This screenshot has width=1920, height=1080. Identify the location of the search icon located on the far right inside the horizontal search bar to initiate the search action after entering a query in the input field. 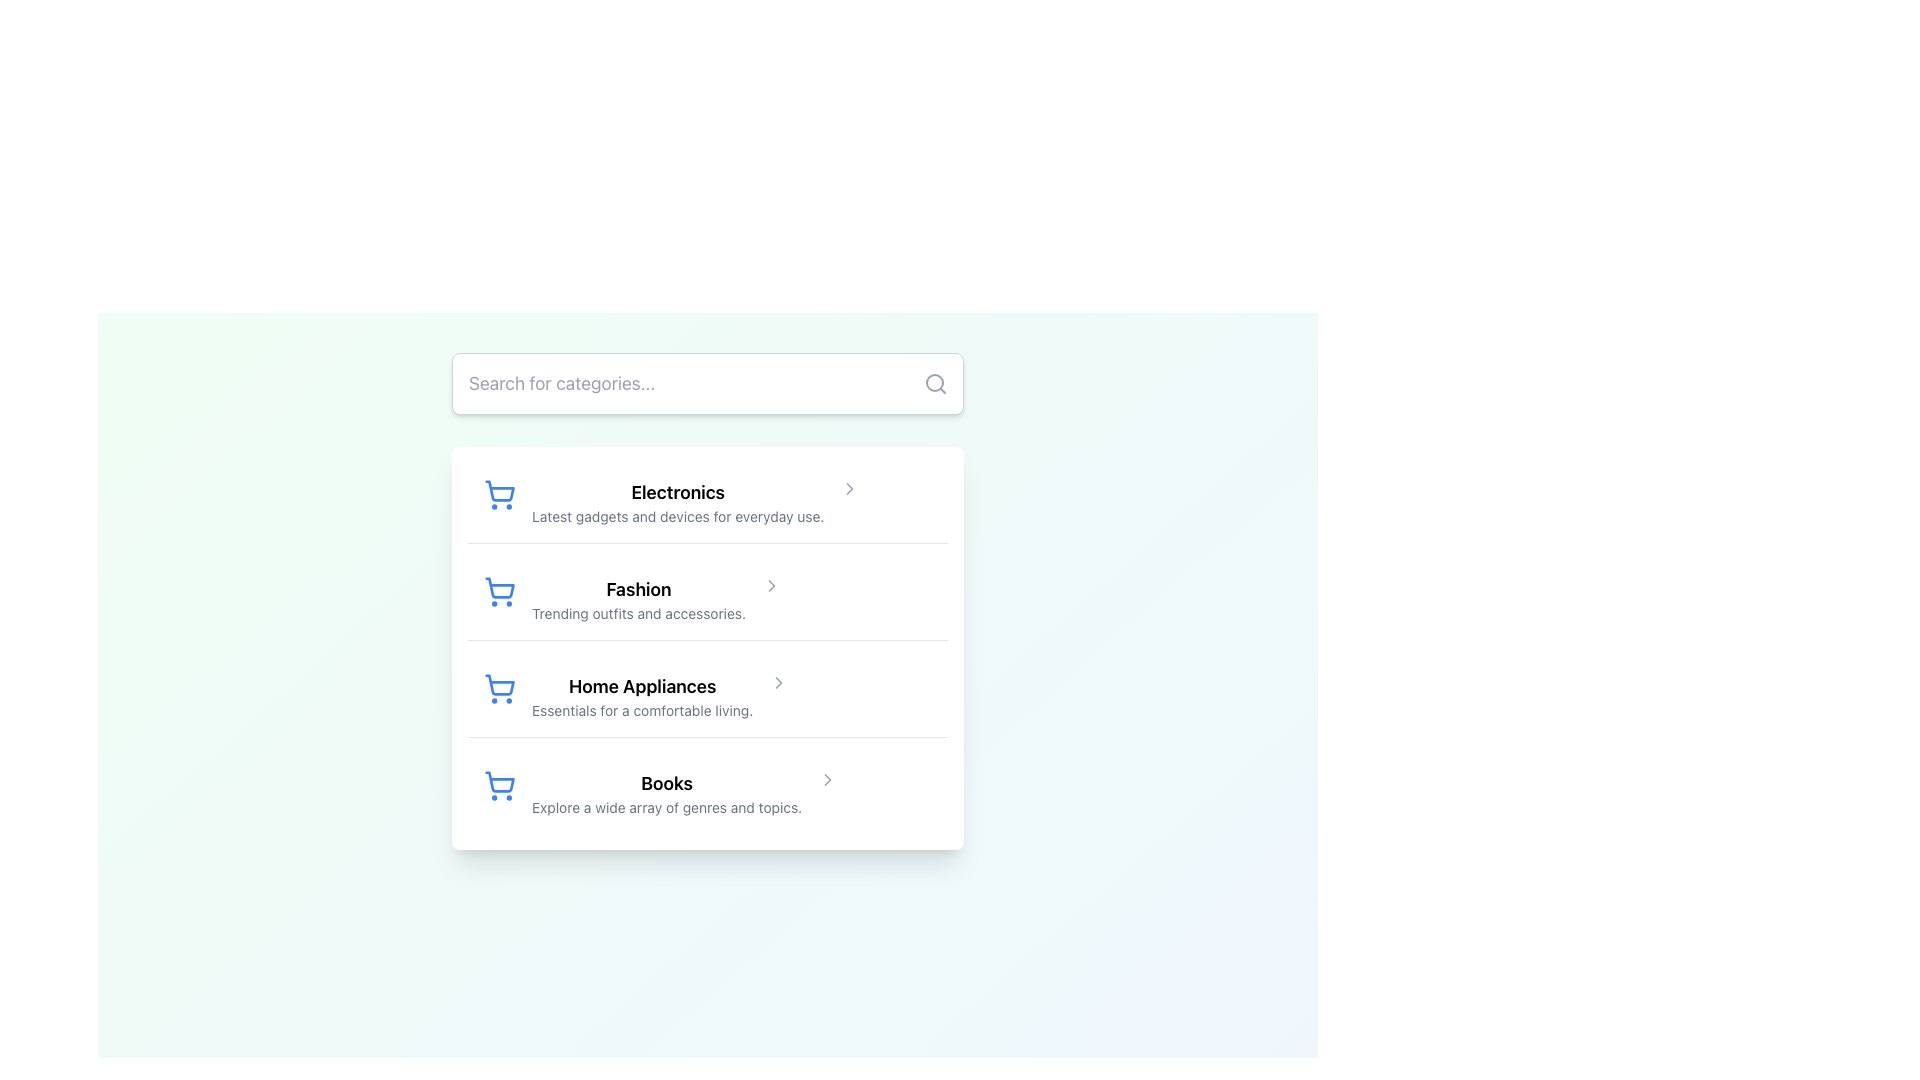
(935, 384).